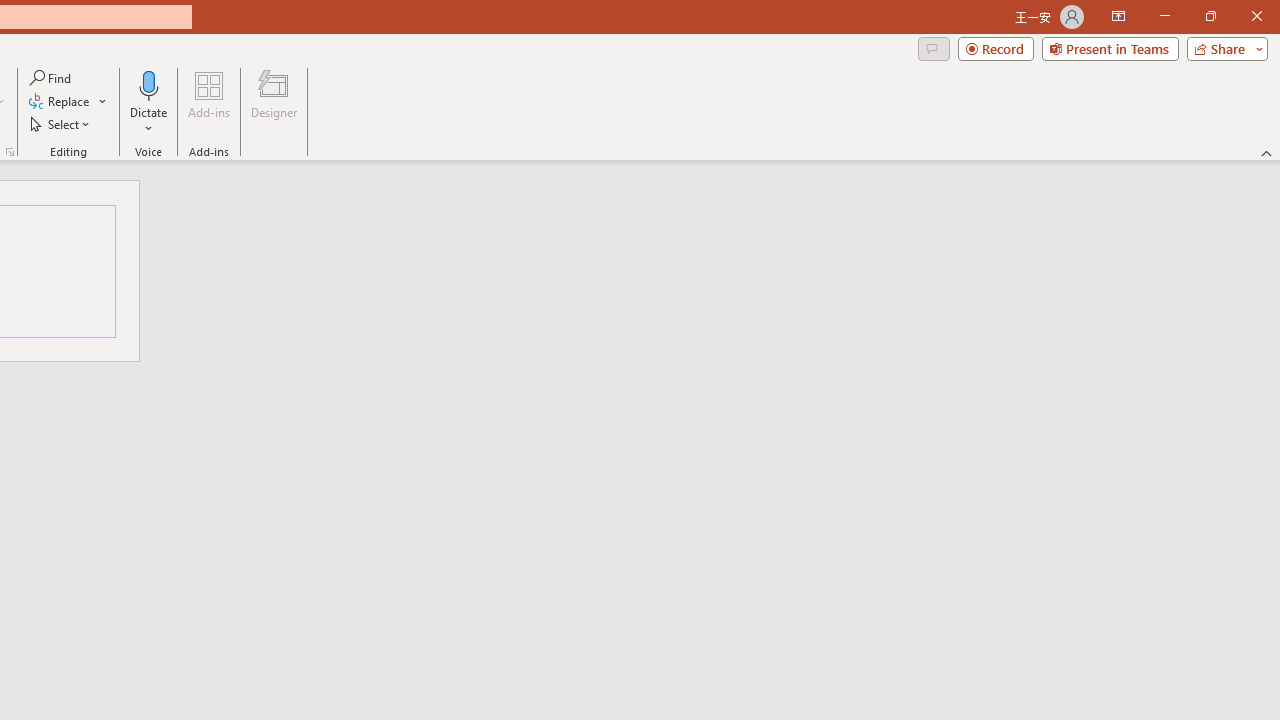 Image resolution: width=1280 pixels, height=720 pixels. Describe the element at coordinates (1109, 47) in the screenshot. I see `'Present in Teams'` at that location.